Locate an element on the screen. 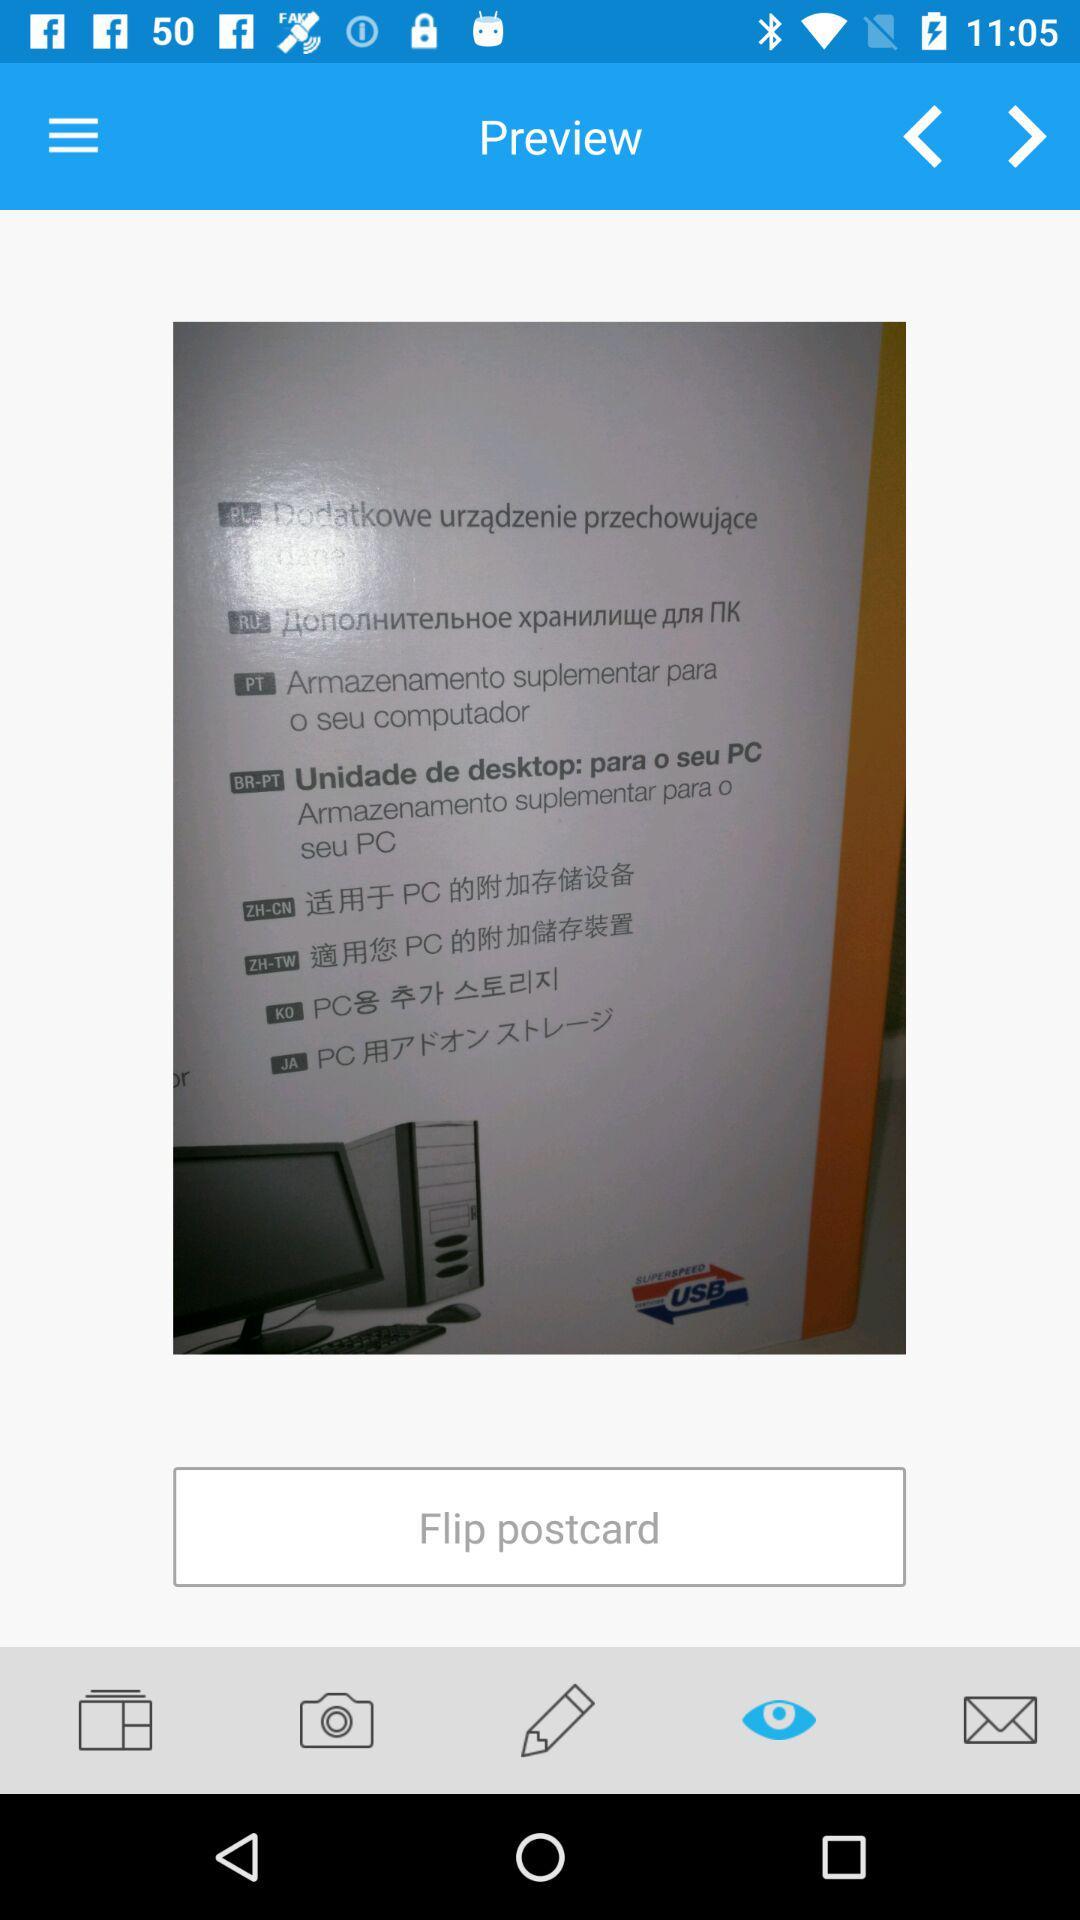 This screenshot has height=1920, width=1080. go forward is located at coordinates (1027, 135).